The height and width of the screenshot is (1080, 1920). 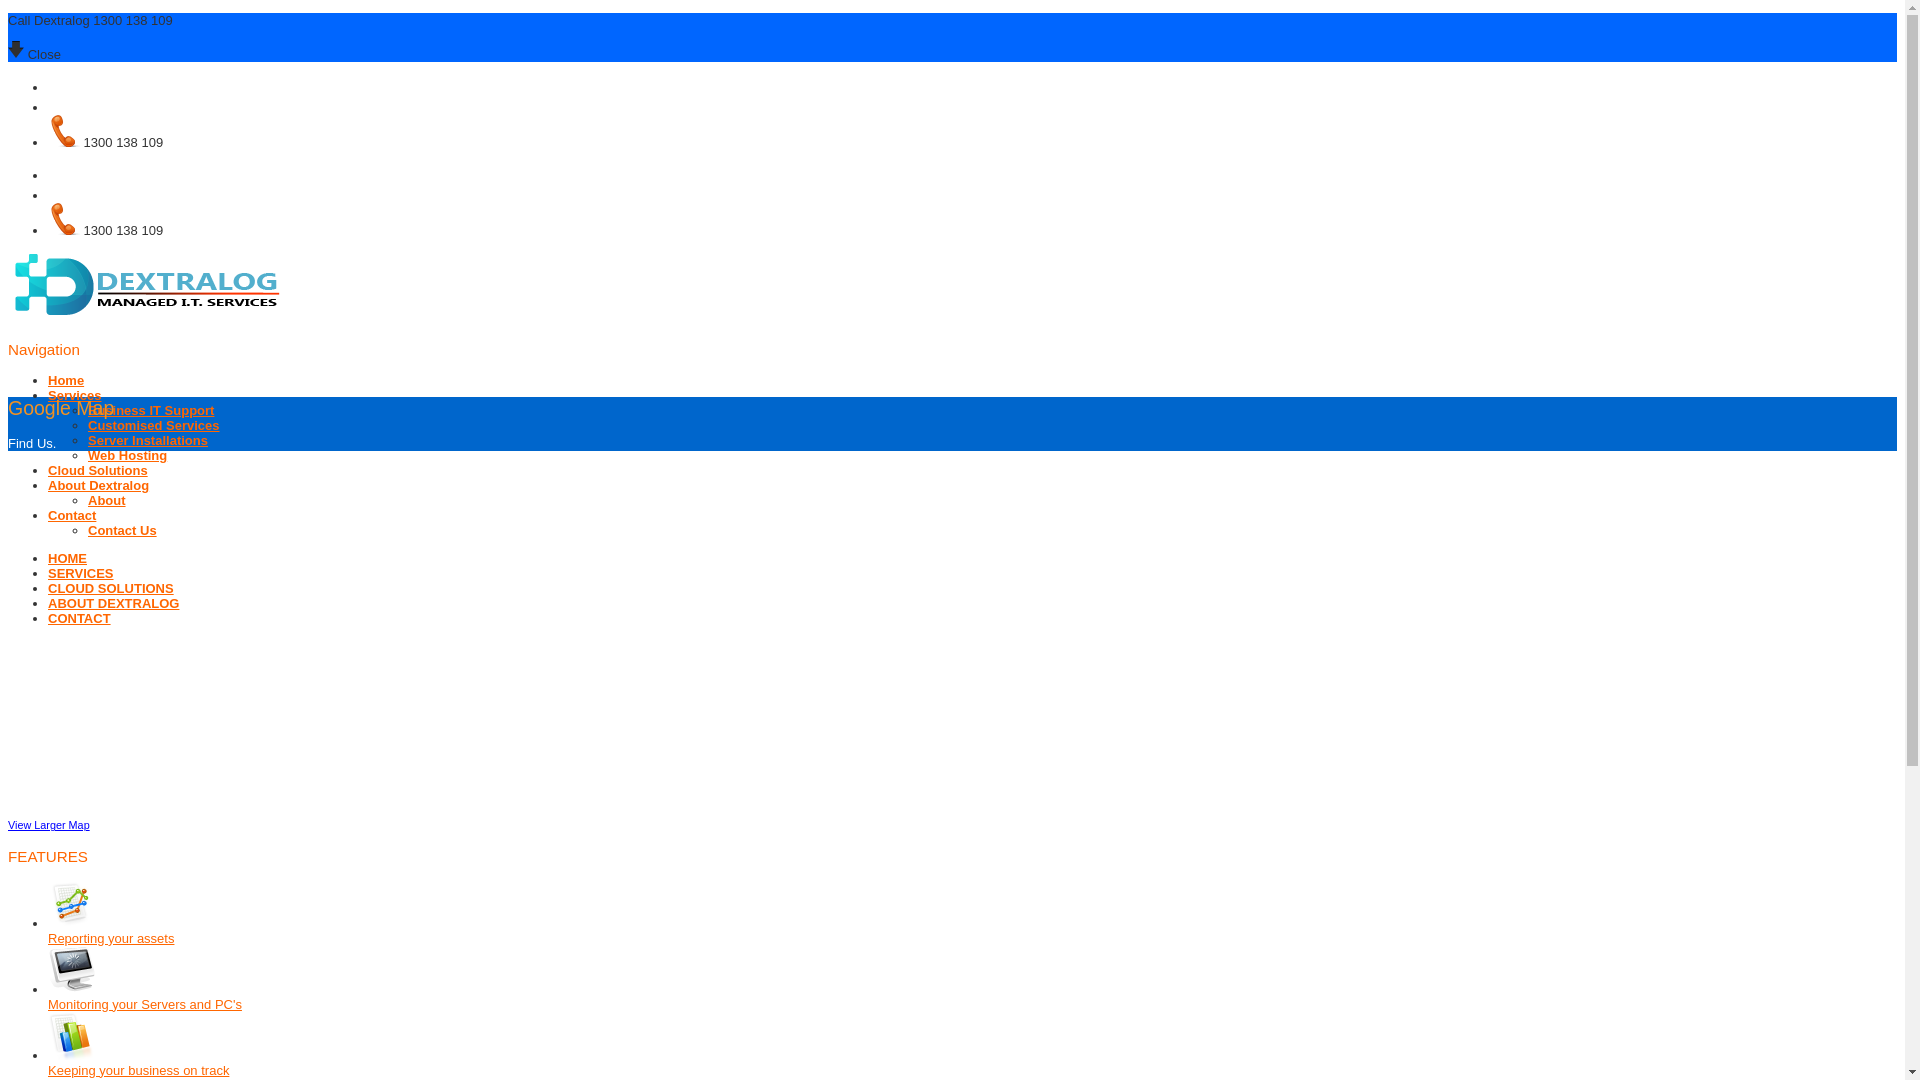 I want to click on 'Cloud Solutions', so click(x=96, y=470).